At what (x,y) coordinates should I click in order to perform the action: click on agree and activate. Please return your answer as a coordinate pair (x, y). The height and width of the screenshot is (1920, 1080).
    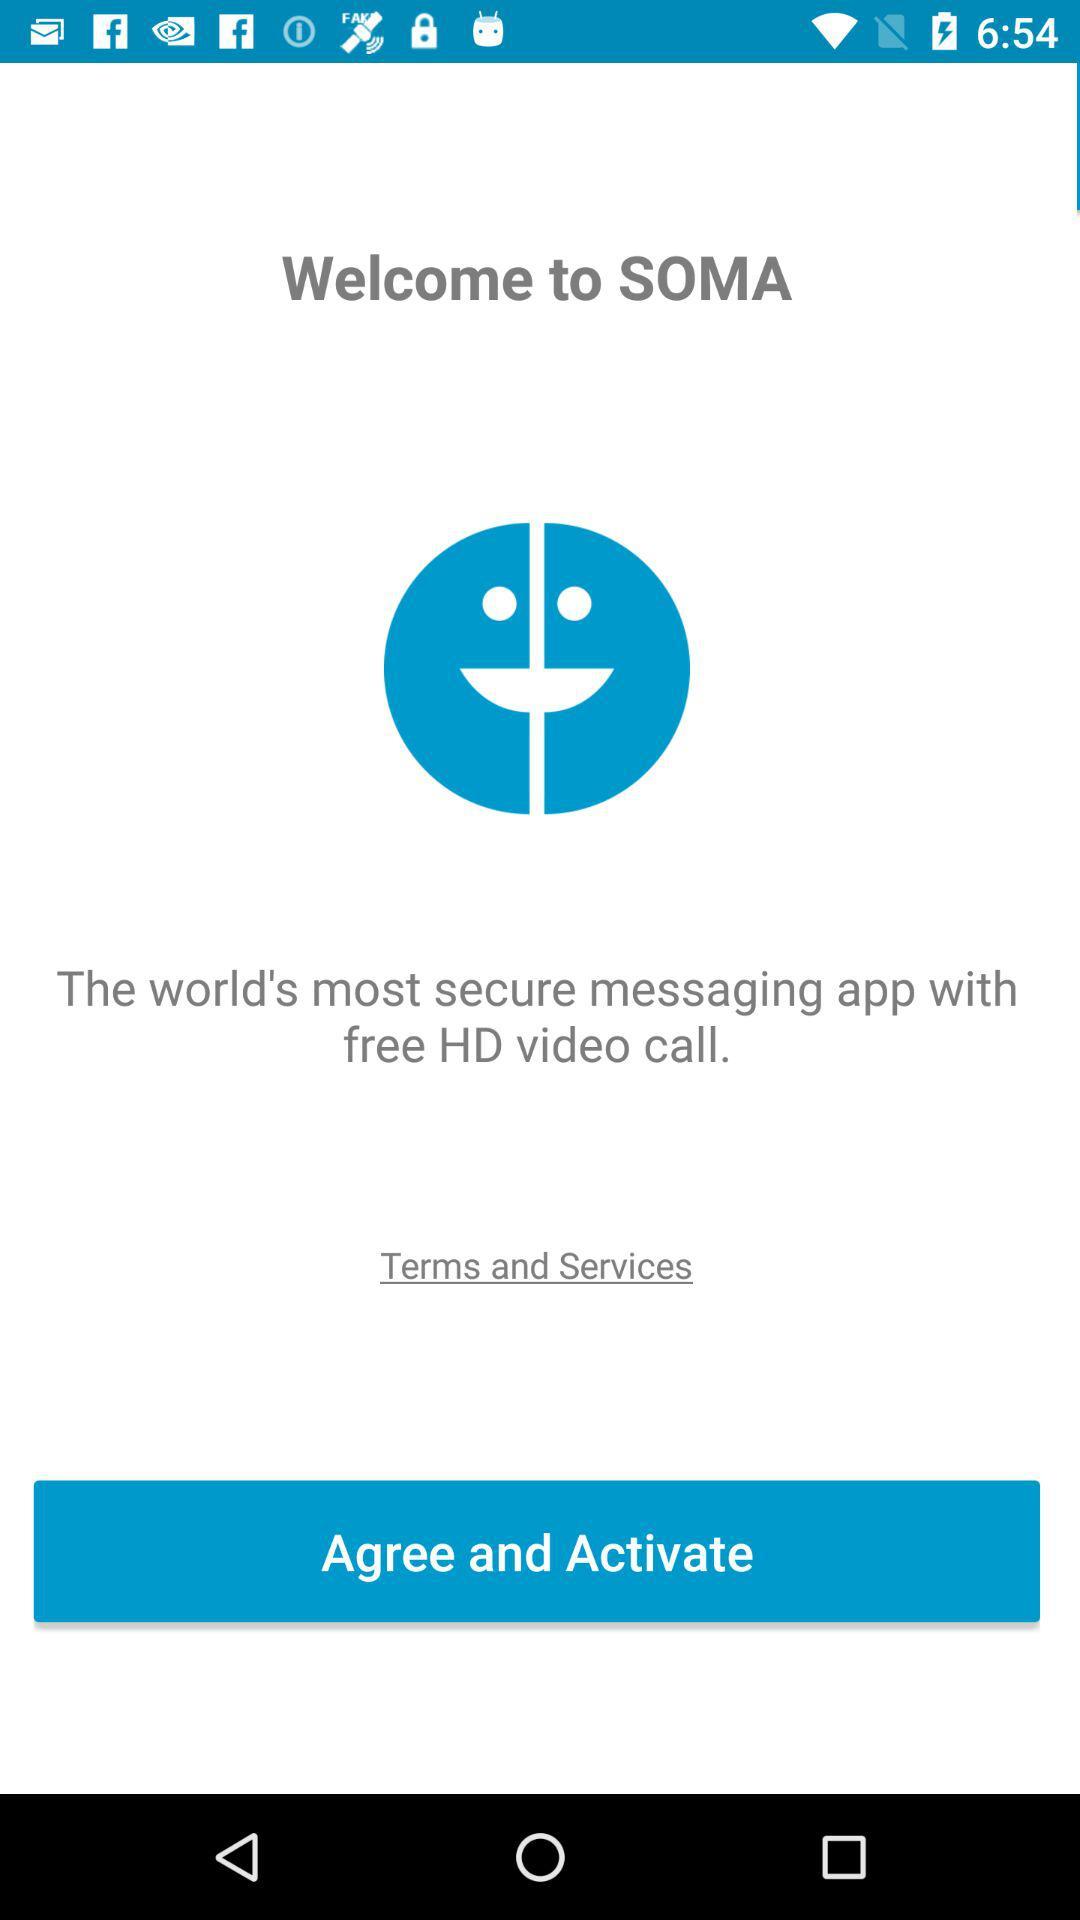
    Looking at the image, I should click on (540, 1550).